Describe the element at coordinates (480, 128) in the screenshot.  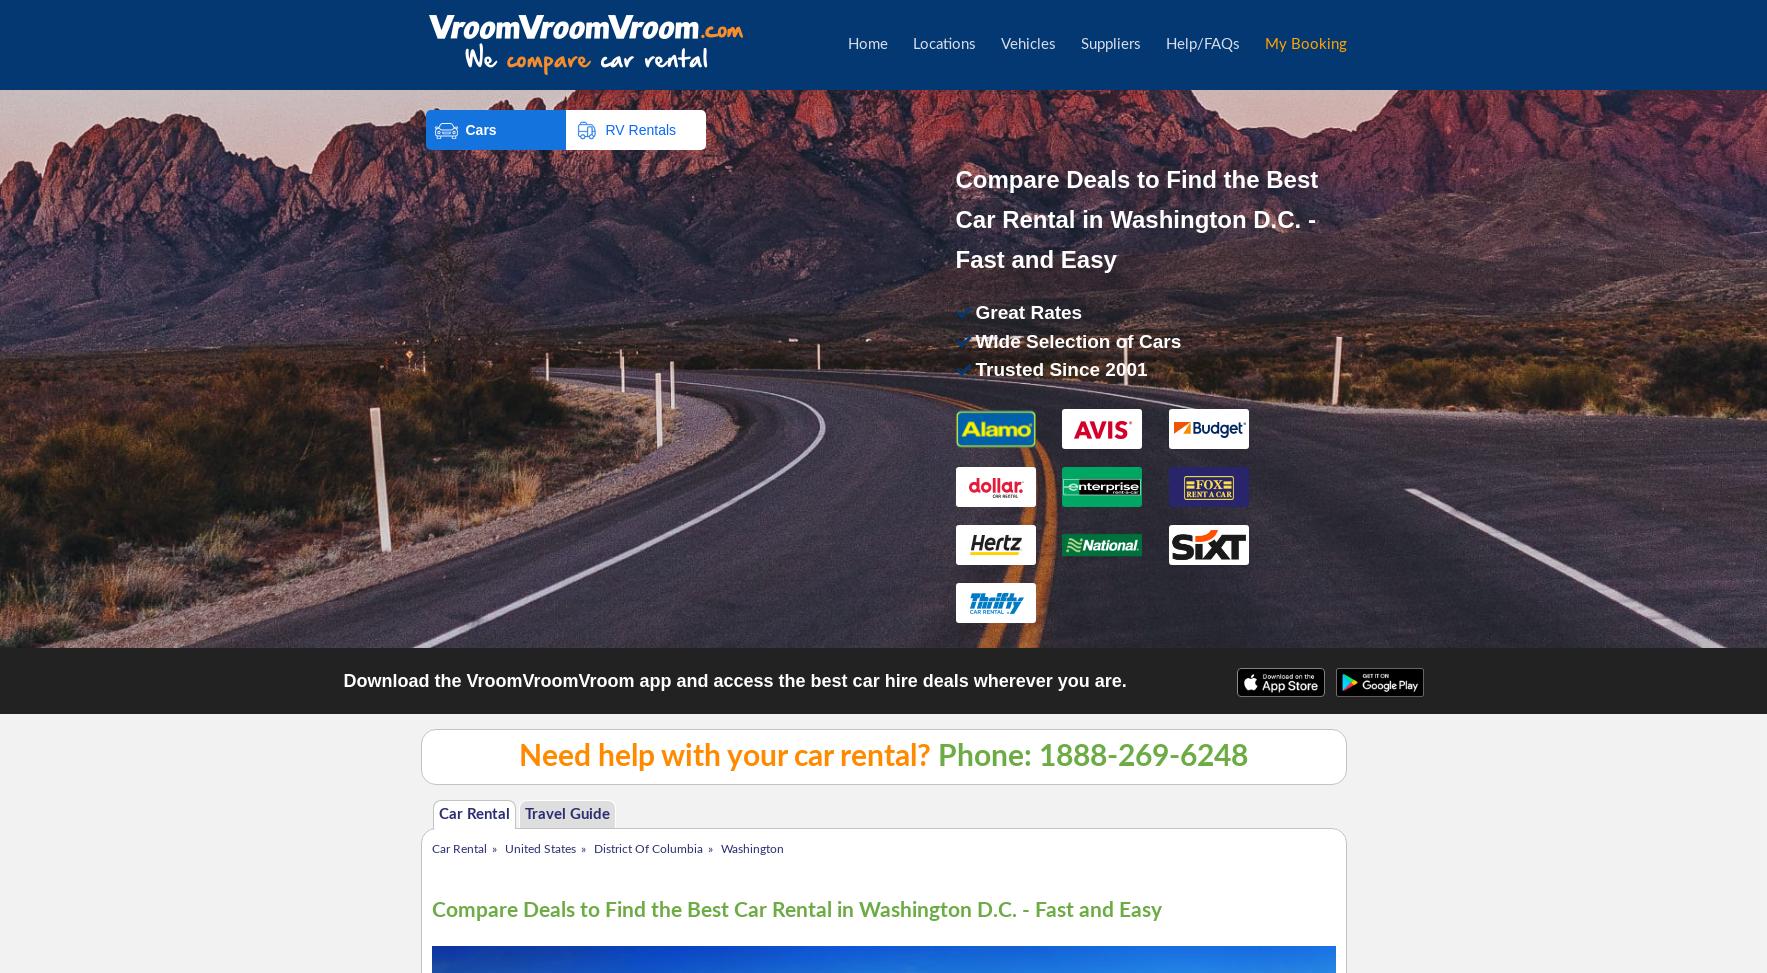
I see `'Cars'` at that location.